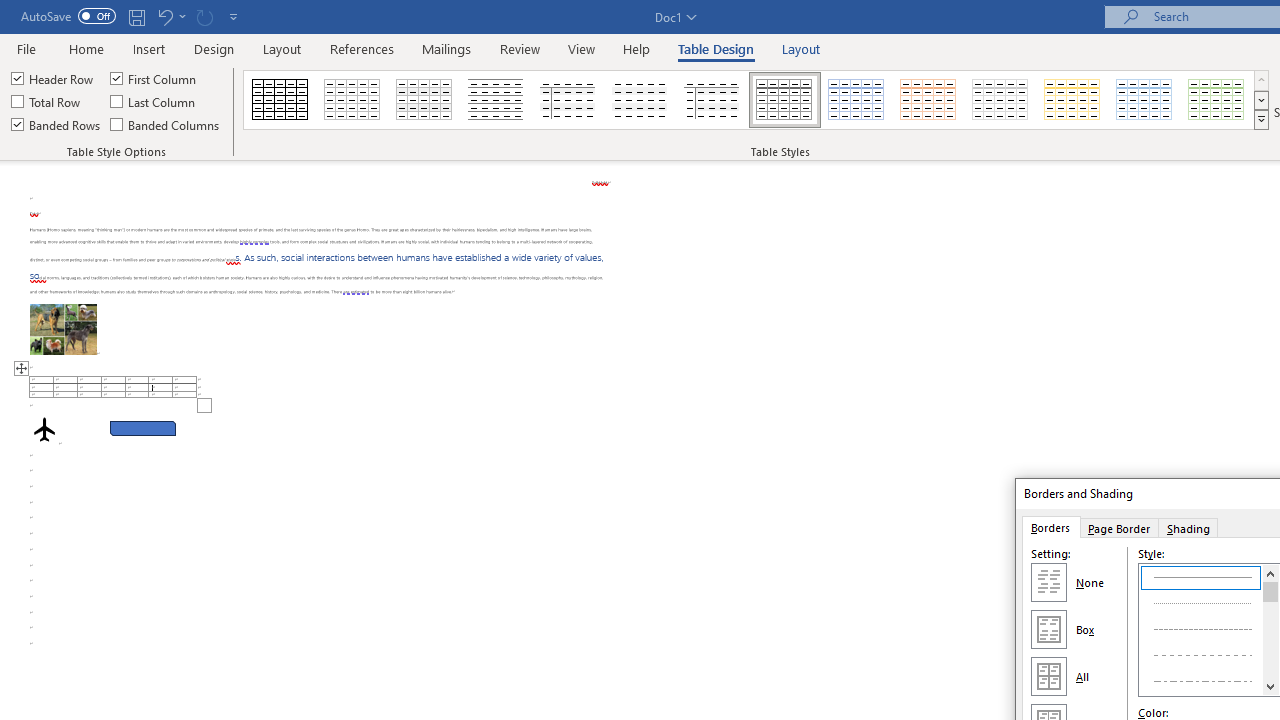 The height and width of the screenshot is (720, 1280). I want to click on 'Table Grid', so click(279, 100).